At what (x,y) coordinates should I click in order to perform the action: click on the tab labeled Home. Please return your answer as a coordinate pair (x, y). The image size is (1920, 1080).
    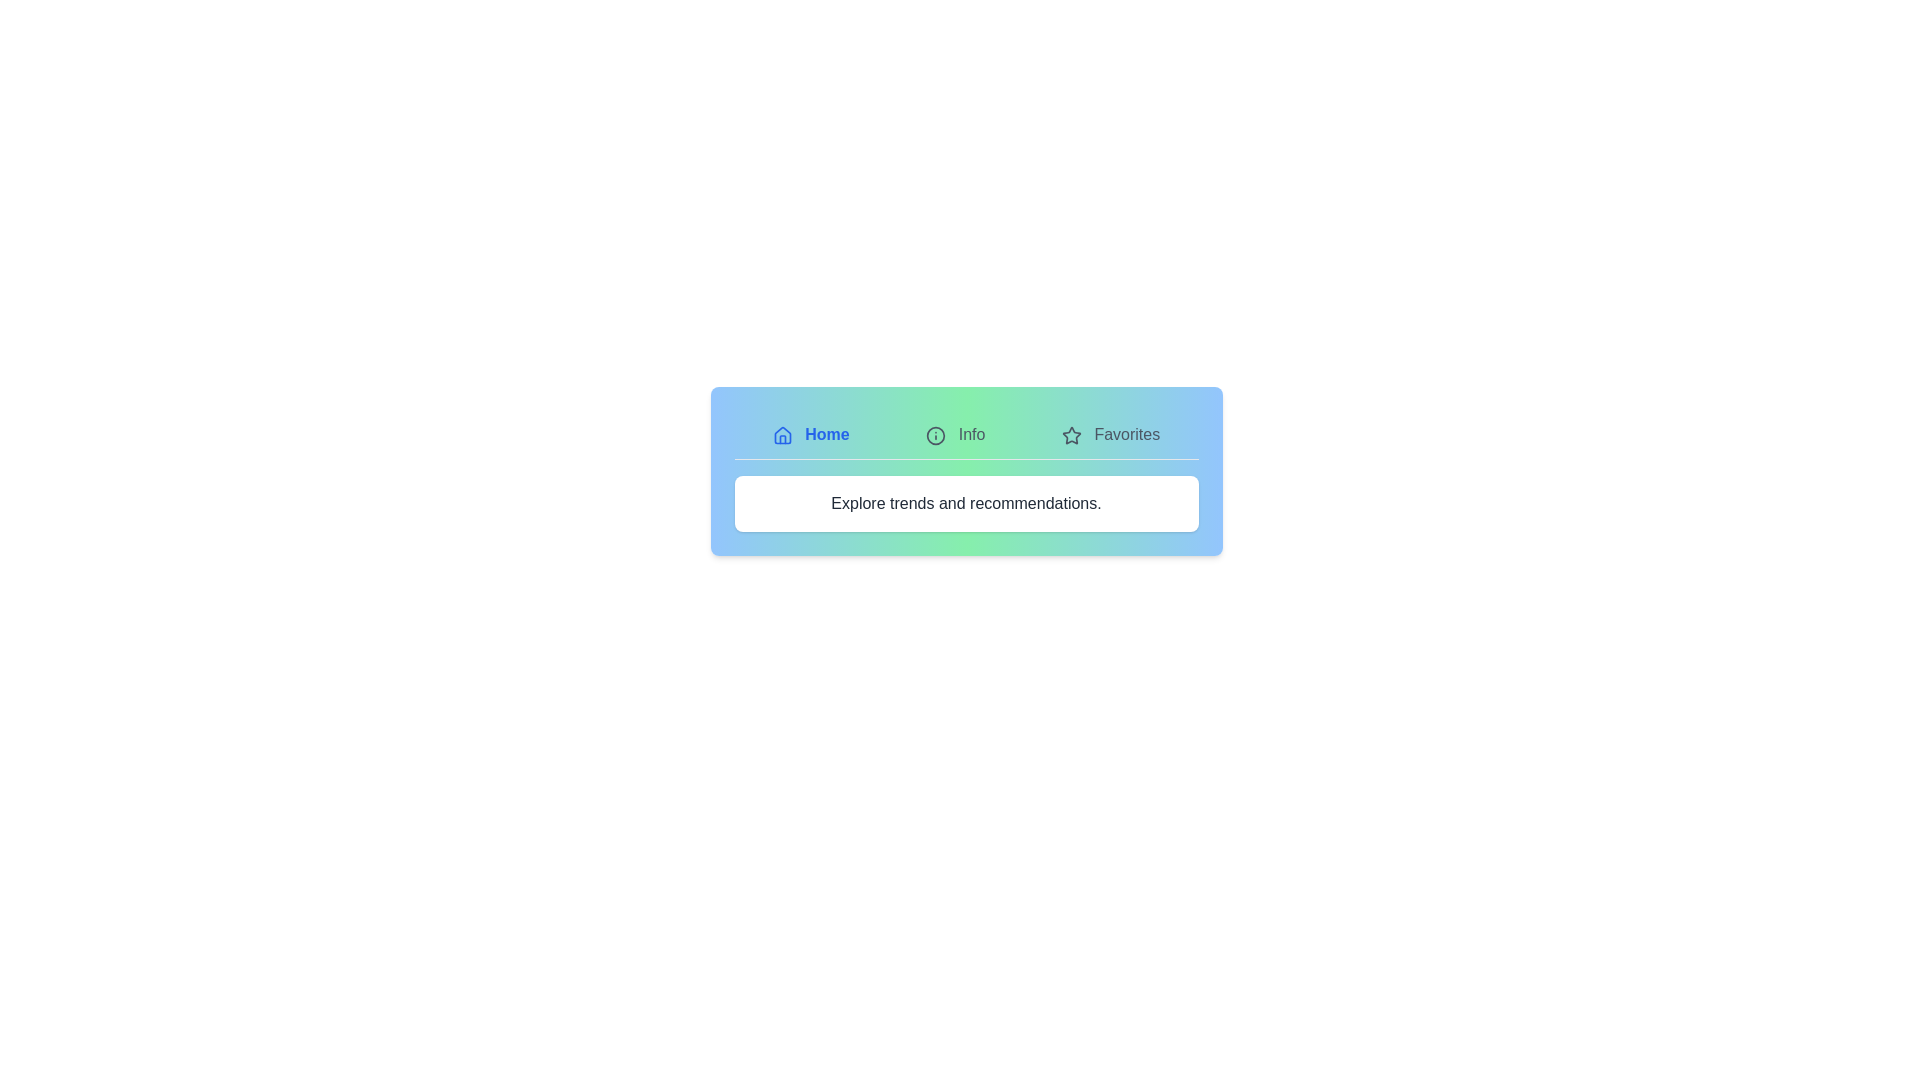
    Looking at the image, I should click on (811, 434).